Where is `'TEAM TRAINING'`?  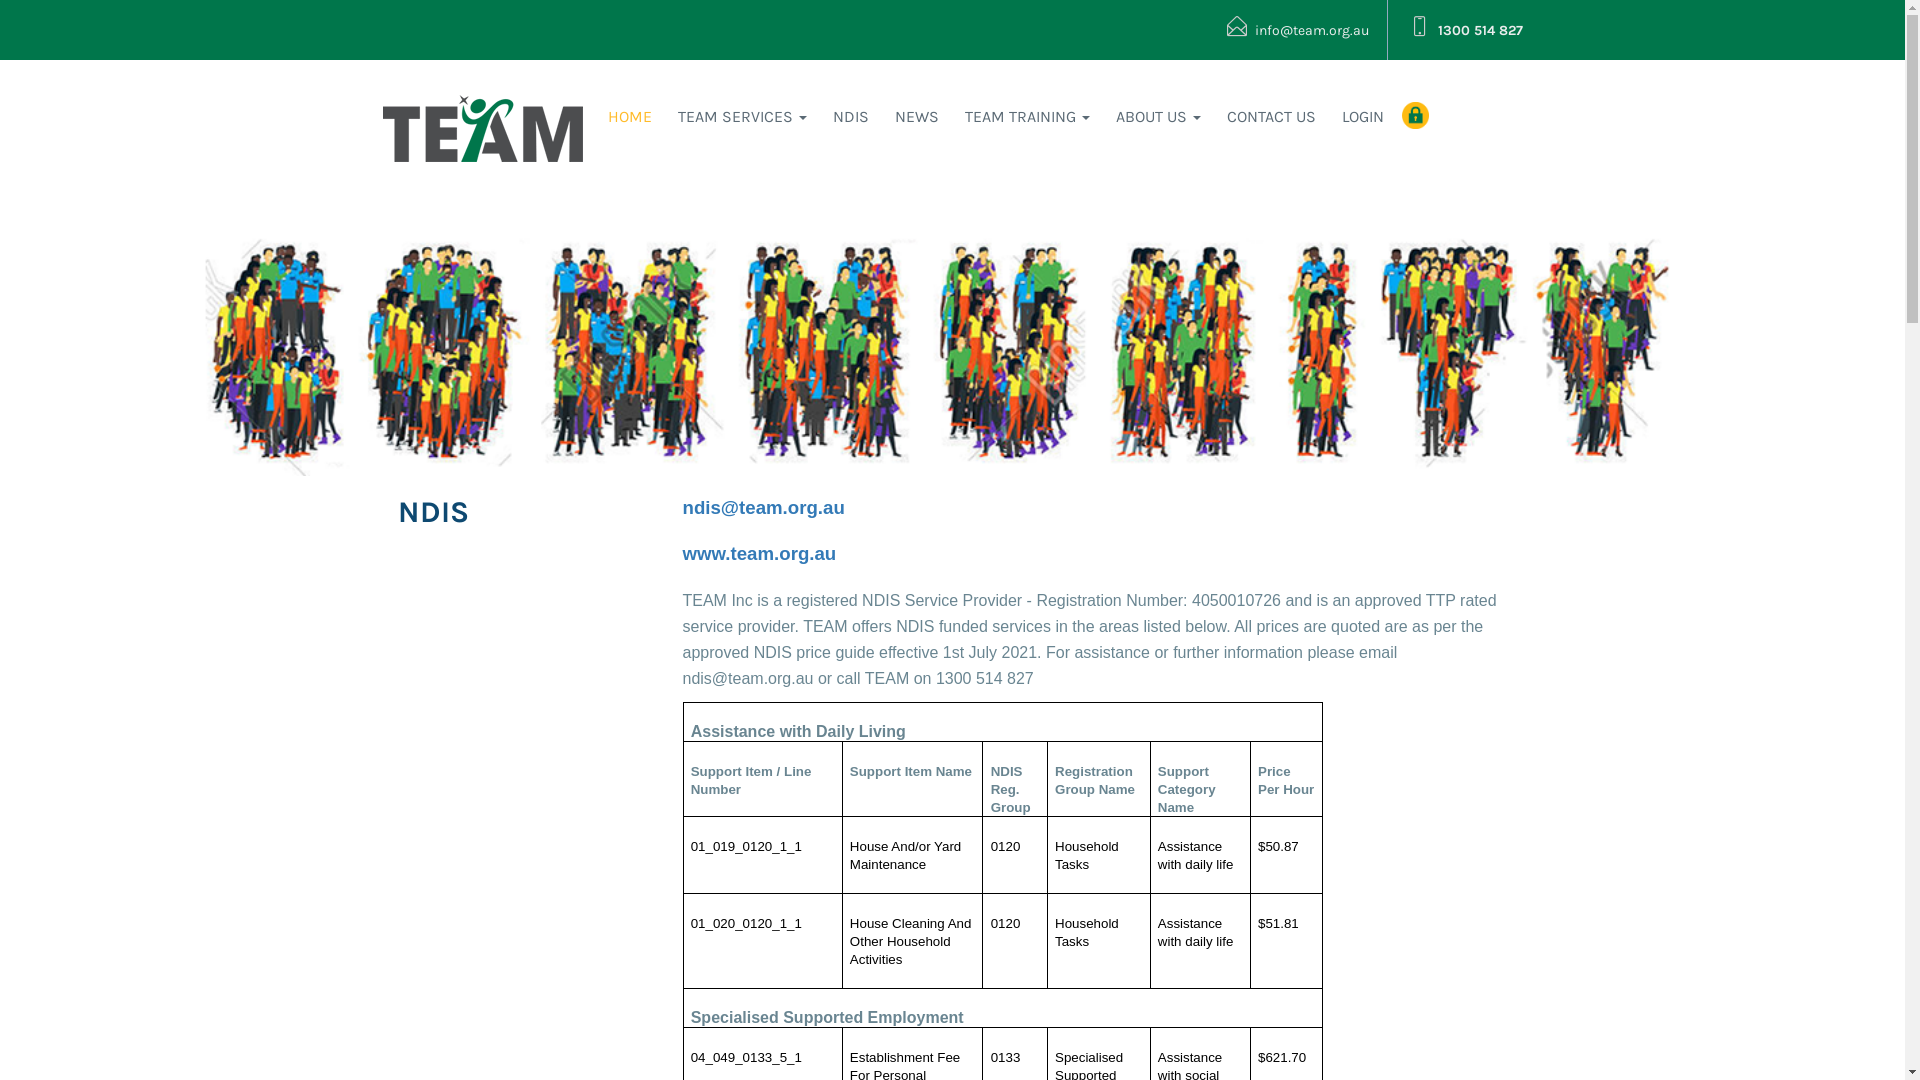 'TEAM TRAINING' is located at coordinates (950, 116).